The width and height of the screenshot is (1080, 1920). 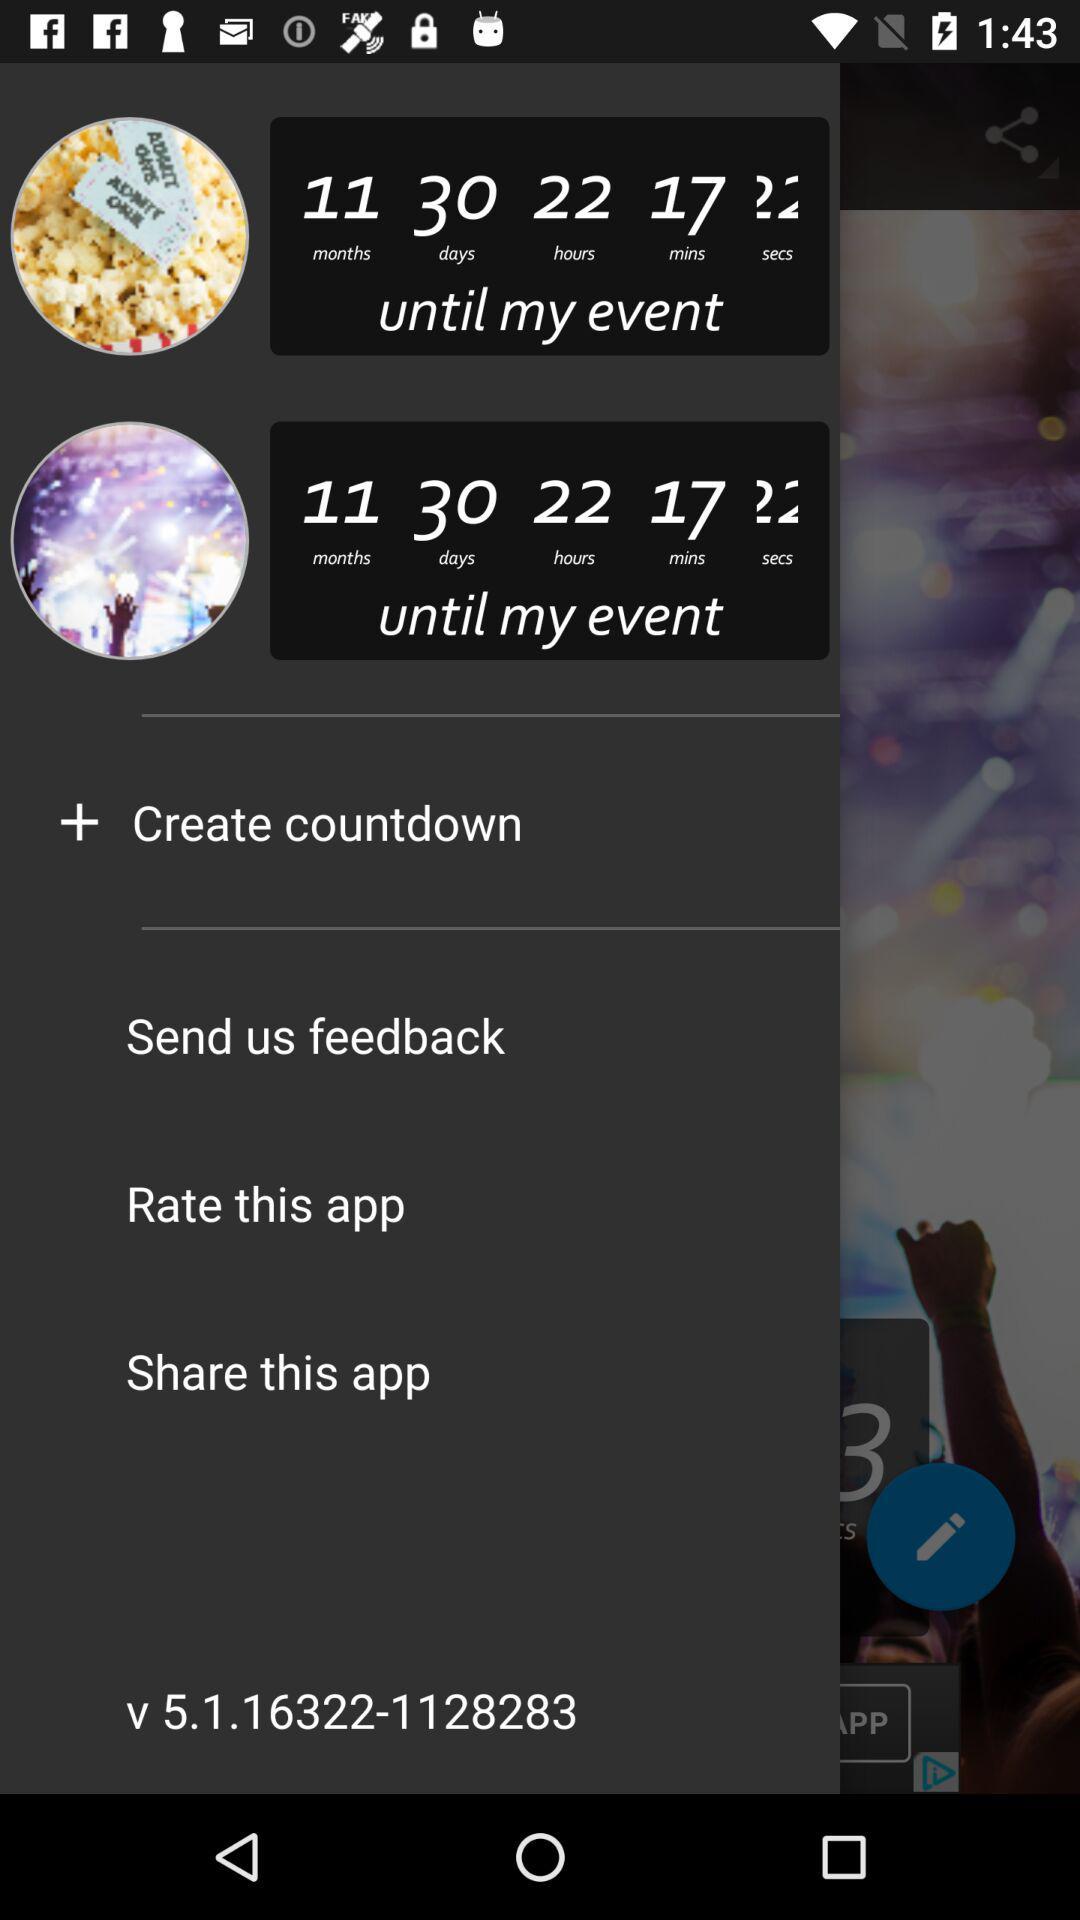 I want to click on the edit icon, so click(x=940, y=1543).